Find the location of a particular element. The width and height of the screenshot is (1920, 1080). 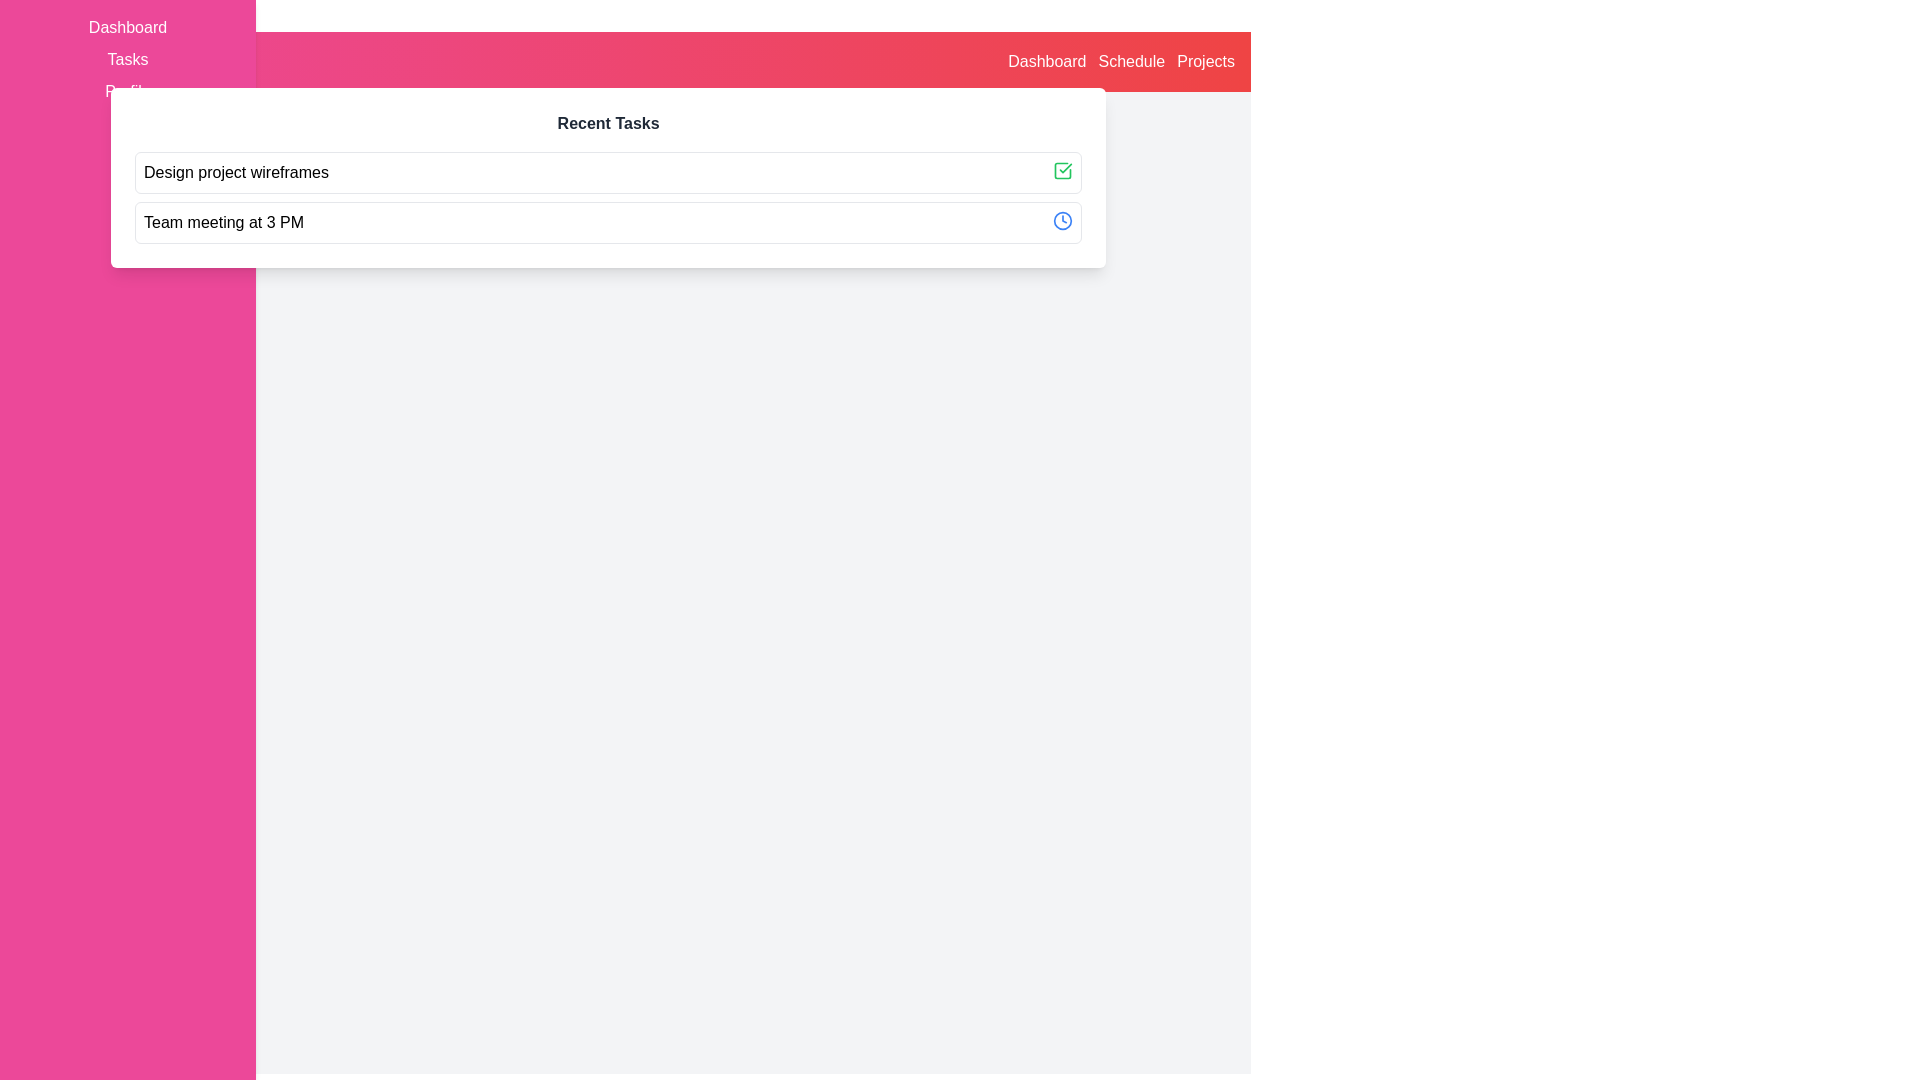

the 'Dashboard' text link to trigger the underline effect, which is styled to appear on hover against a red background in the header navigation bar is located at coordinates (1046, 60).